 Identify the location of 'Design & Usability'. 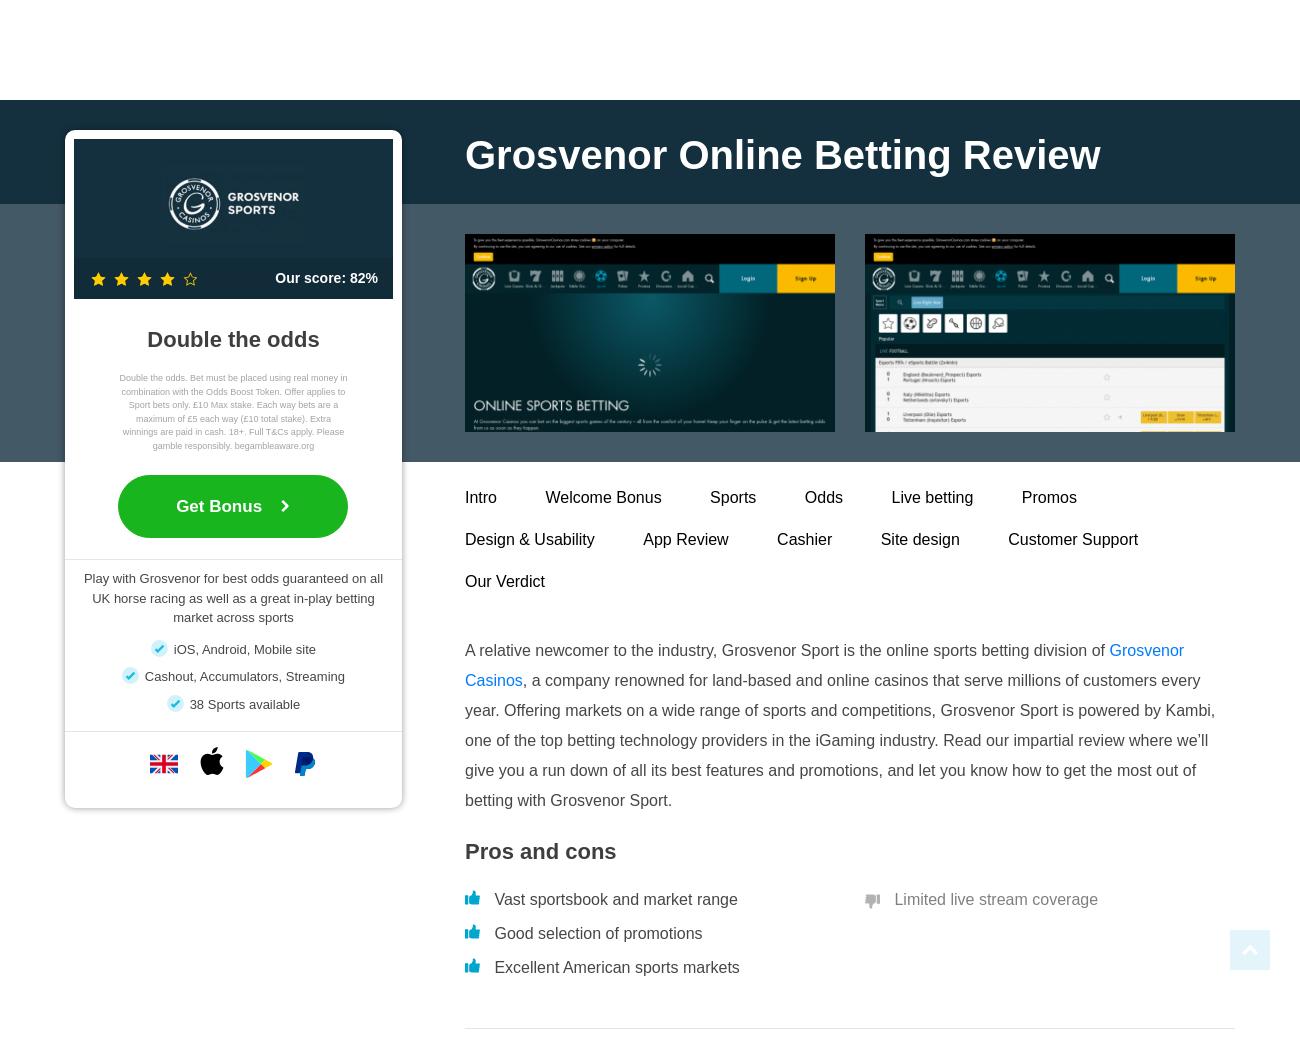
(528, 538).